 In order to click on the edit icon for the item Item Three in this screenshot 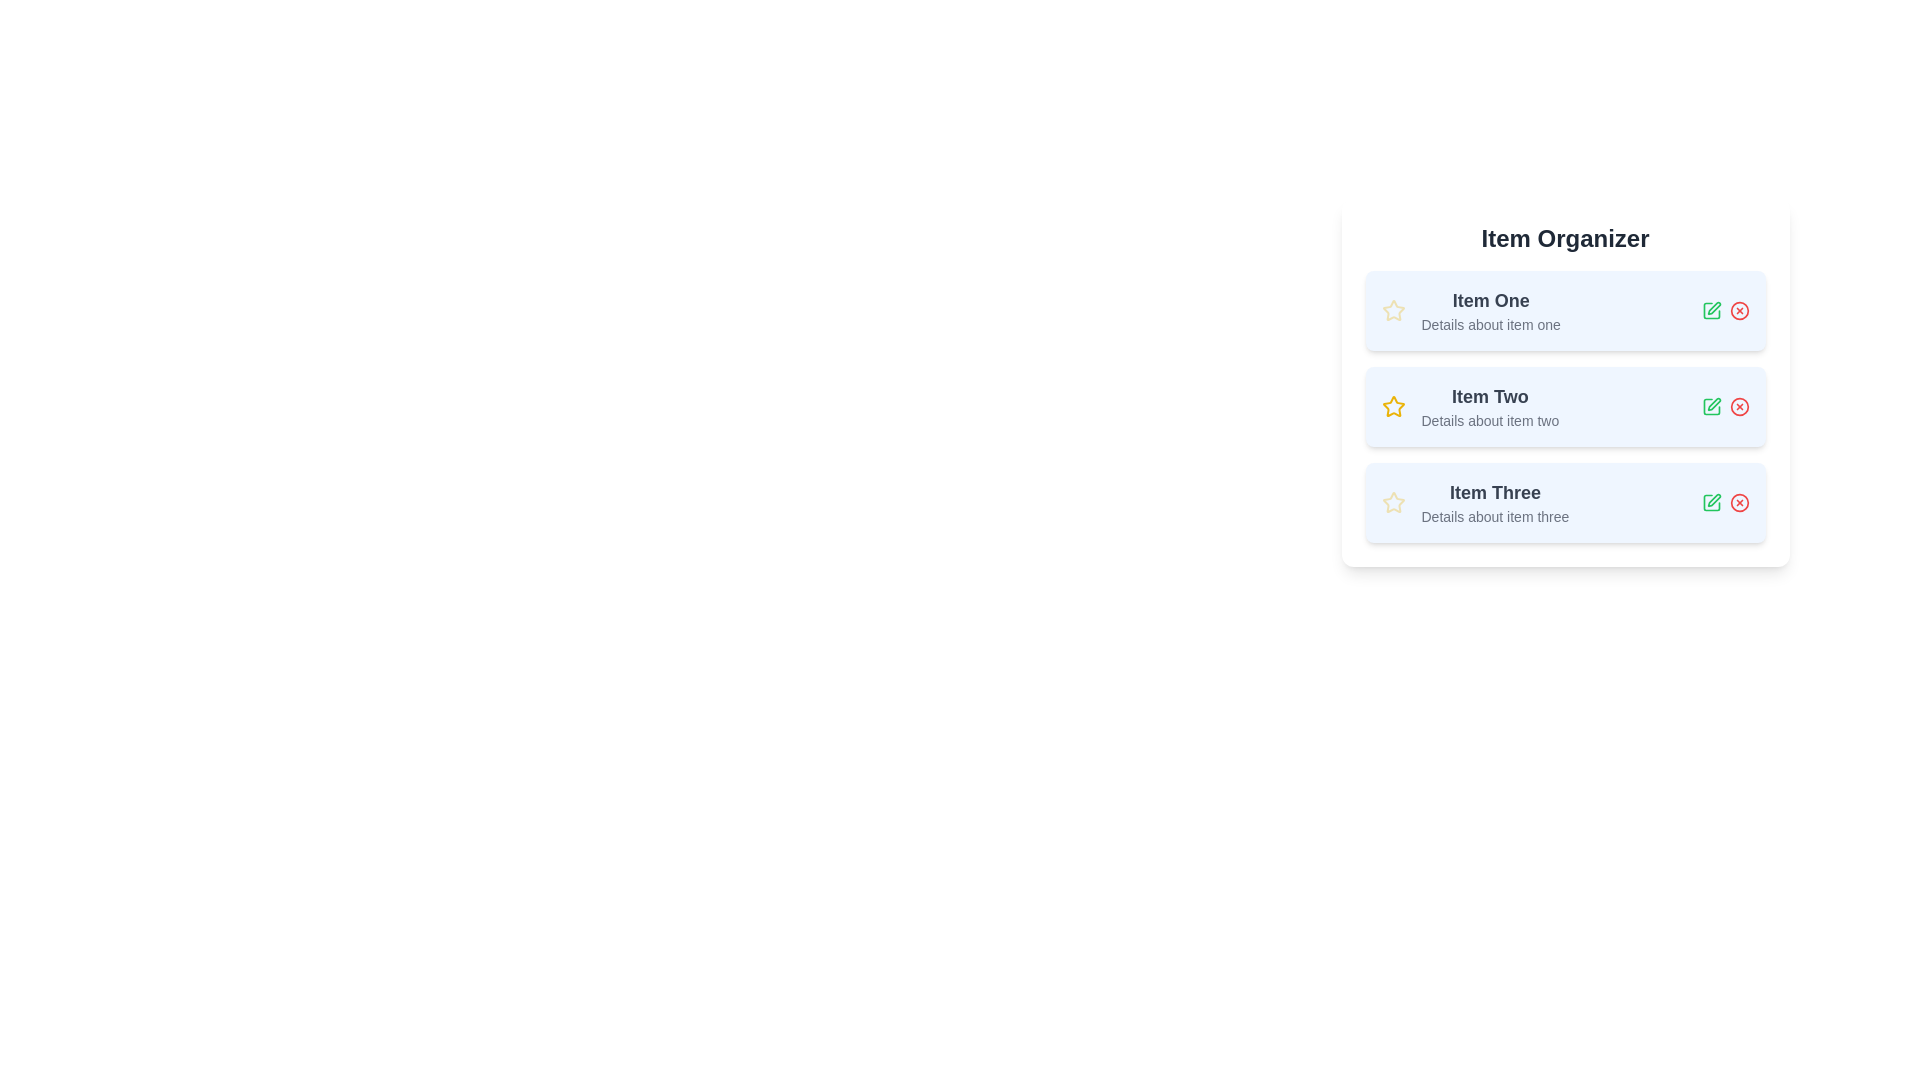, I will do `click(1710, 501)`.